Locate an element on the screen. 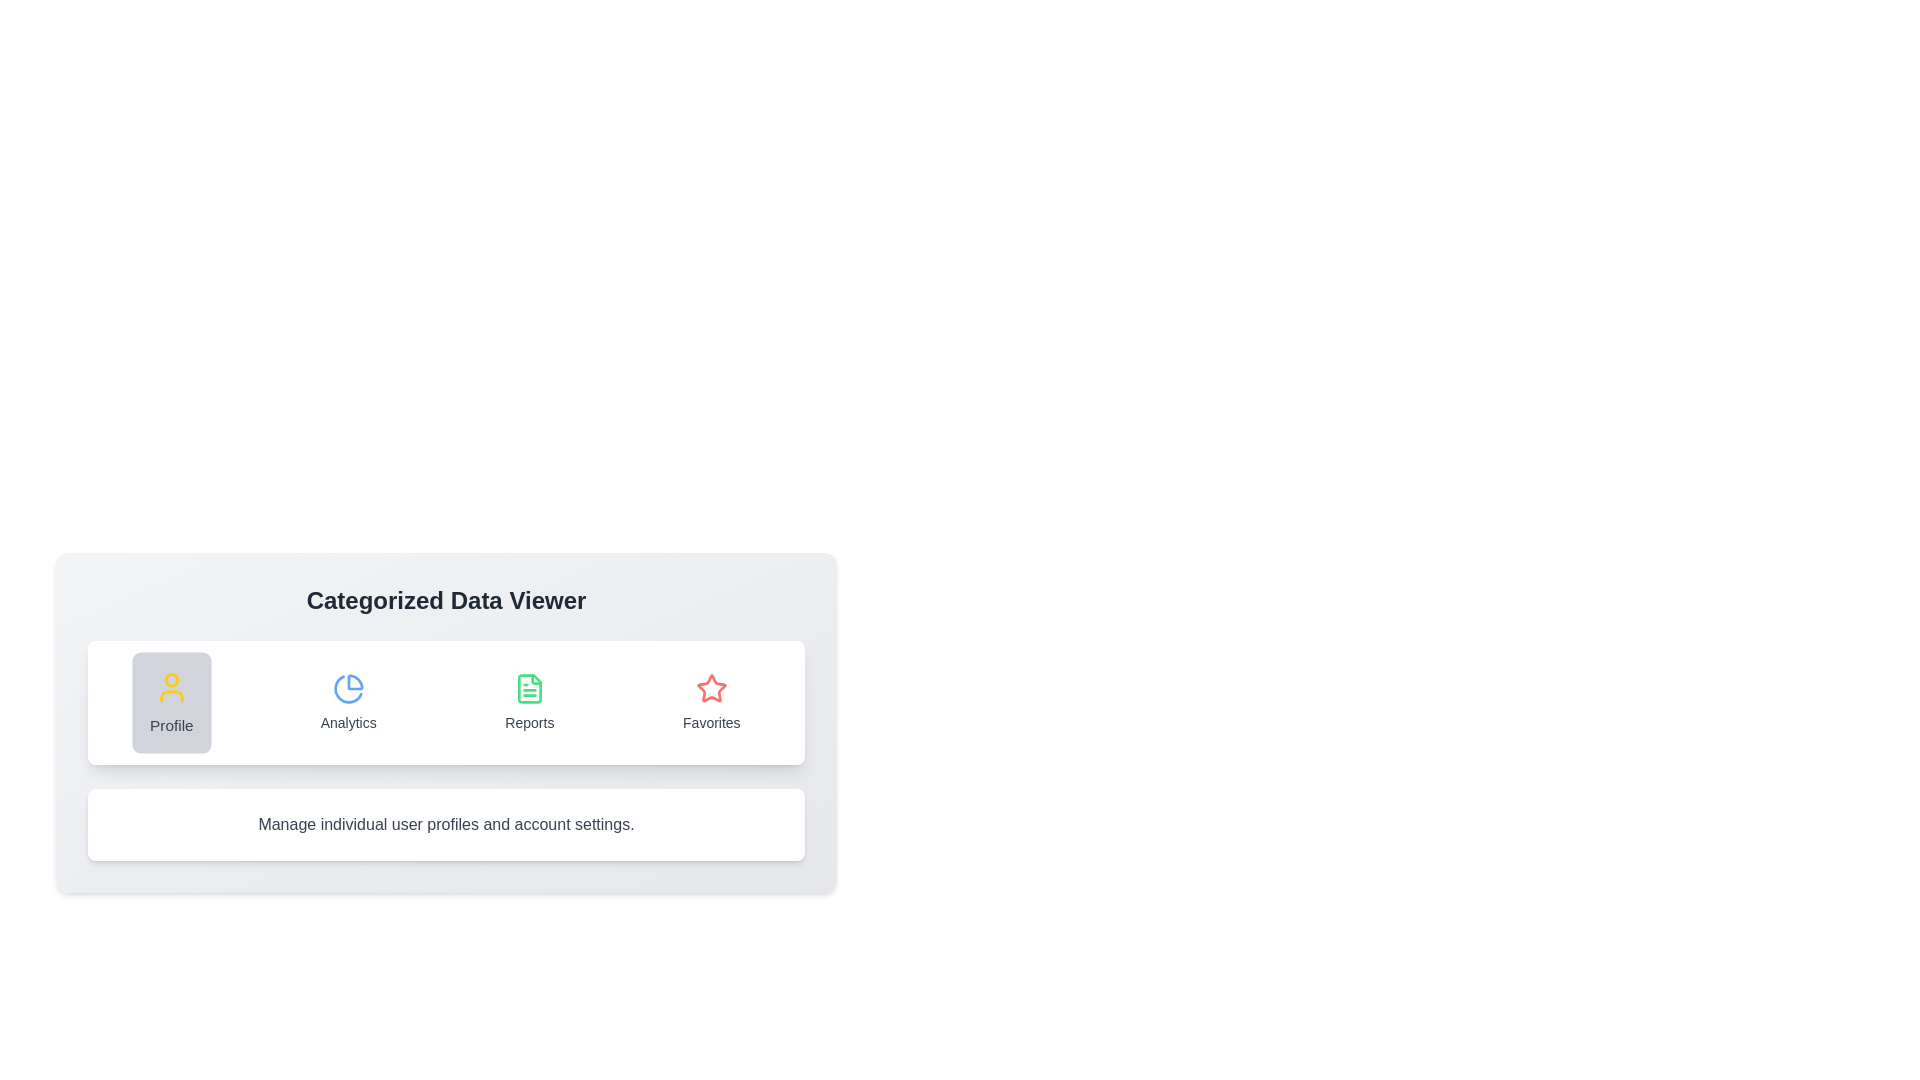 This screenshot has width=1920, height=1080. the 'Analytics' tab to view analytics-related information is located at coordinates (348, 701).